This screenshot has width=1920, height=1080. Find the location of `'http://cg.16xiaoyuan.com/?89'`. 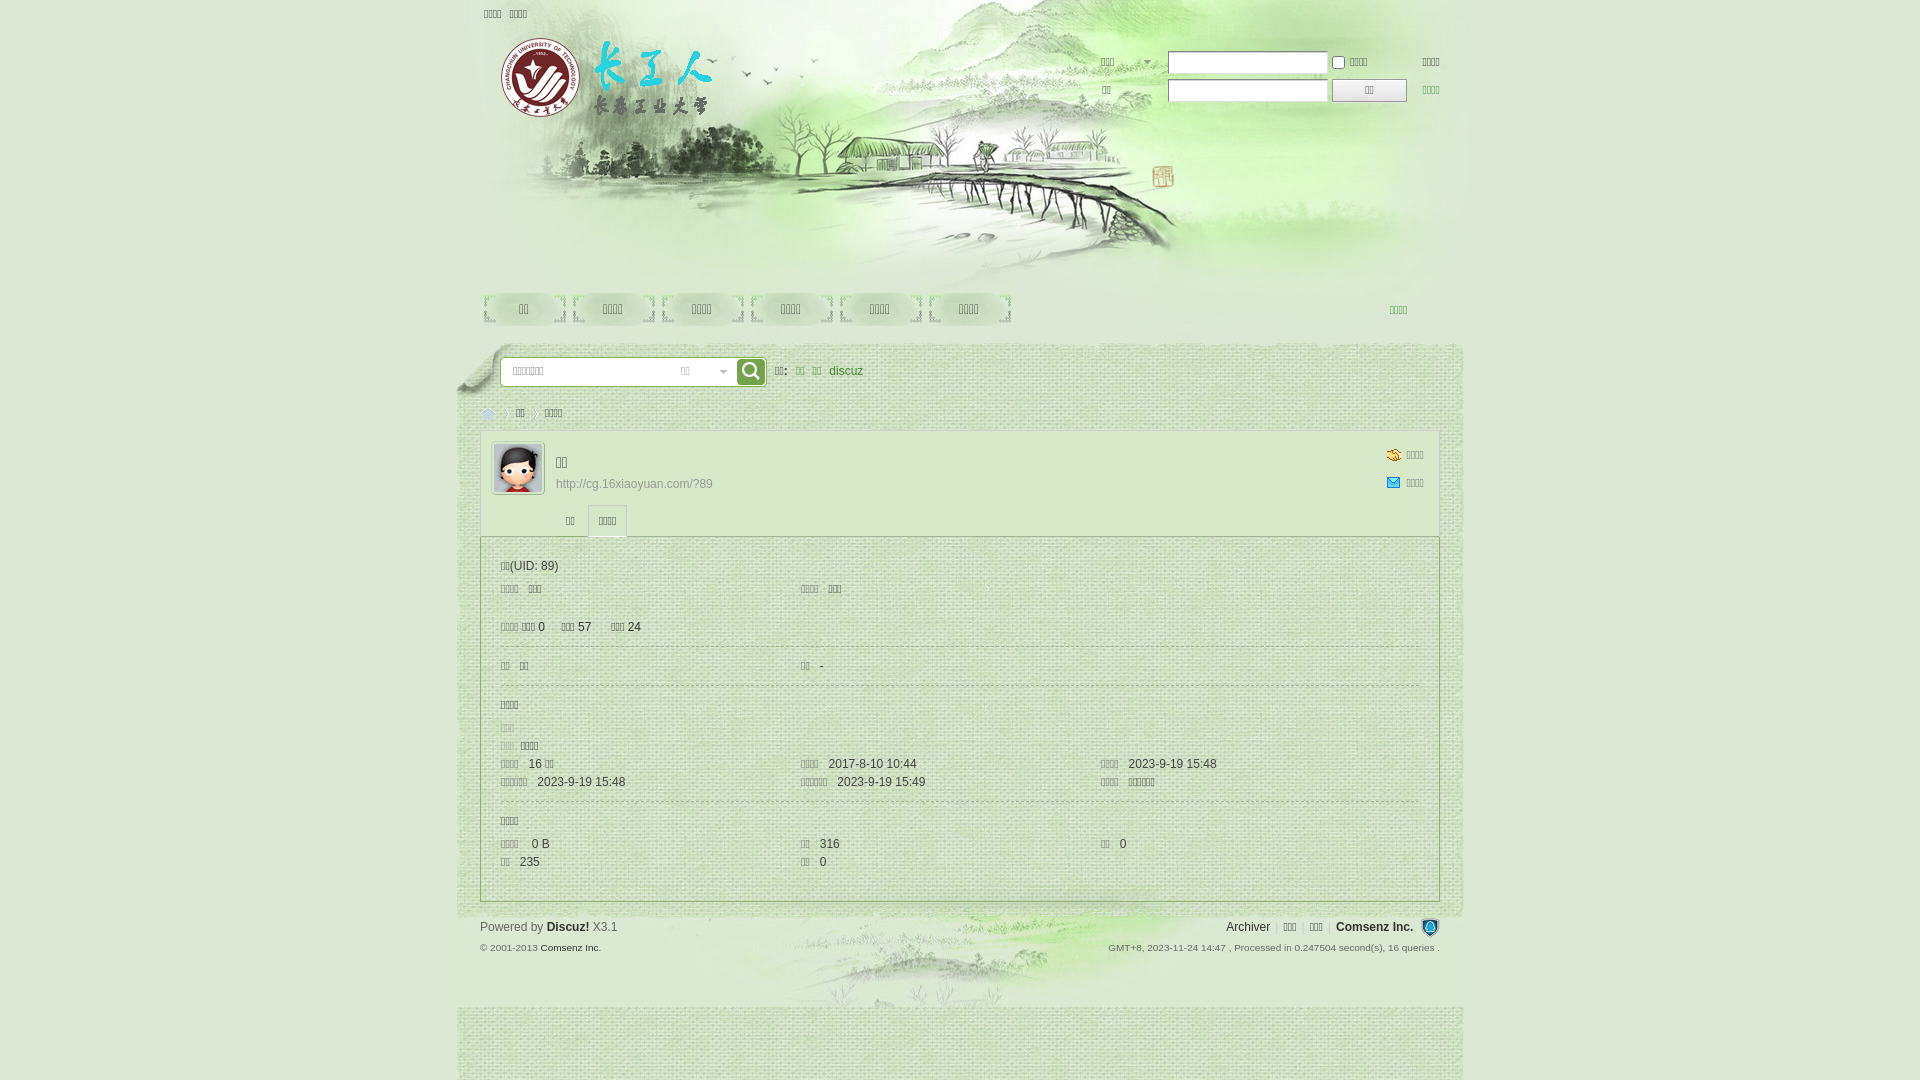

'http://cg.16xiaoyuan.com/?89' is located at coordinates (633, 483).